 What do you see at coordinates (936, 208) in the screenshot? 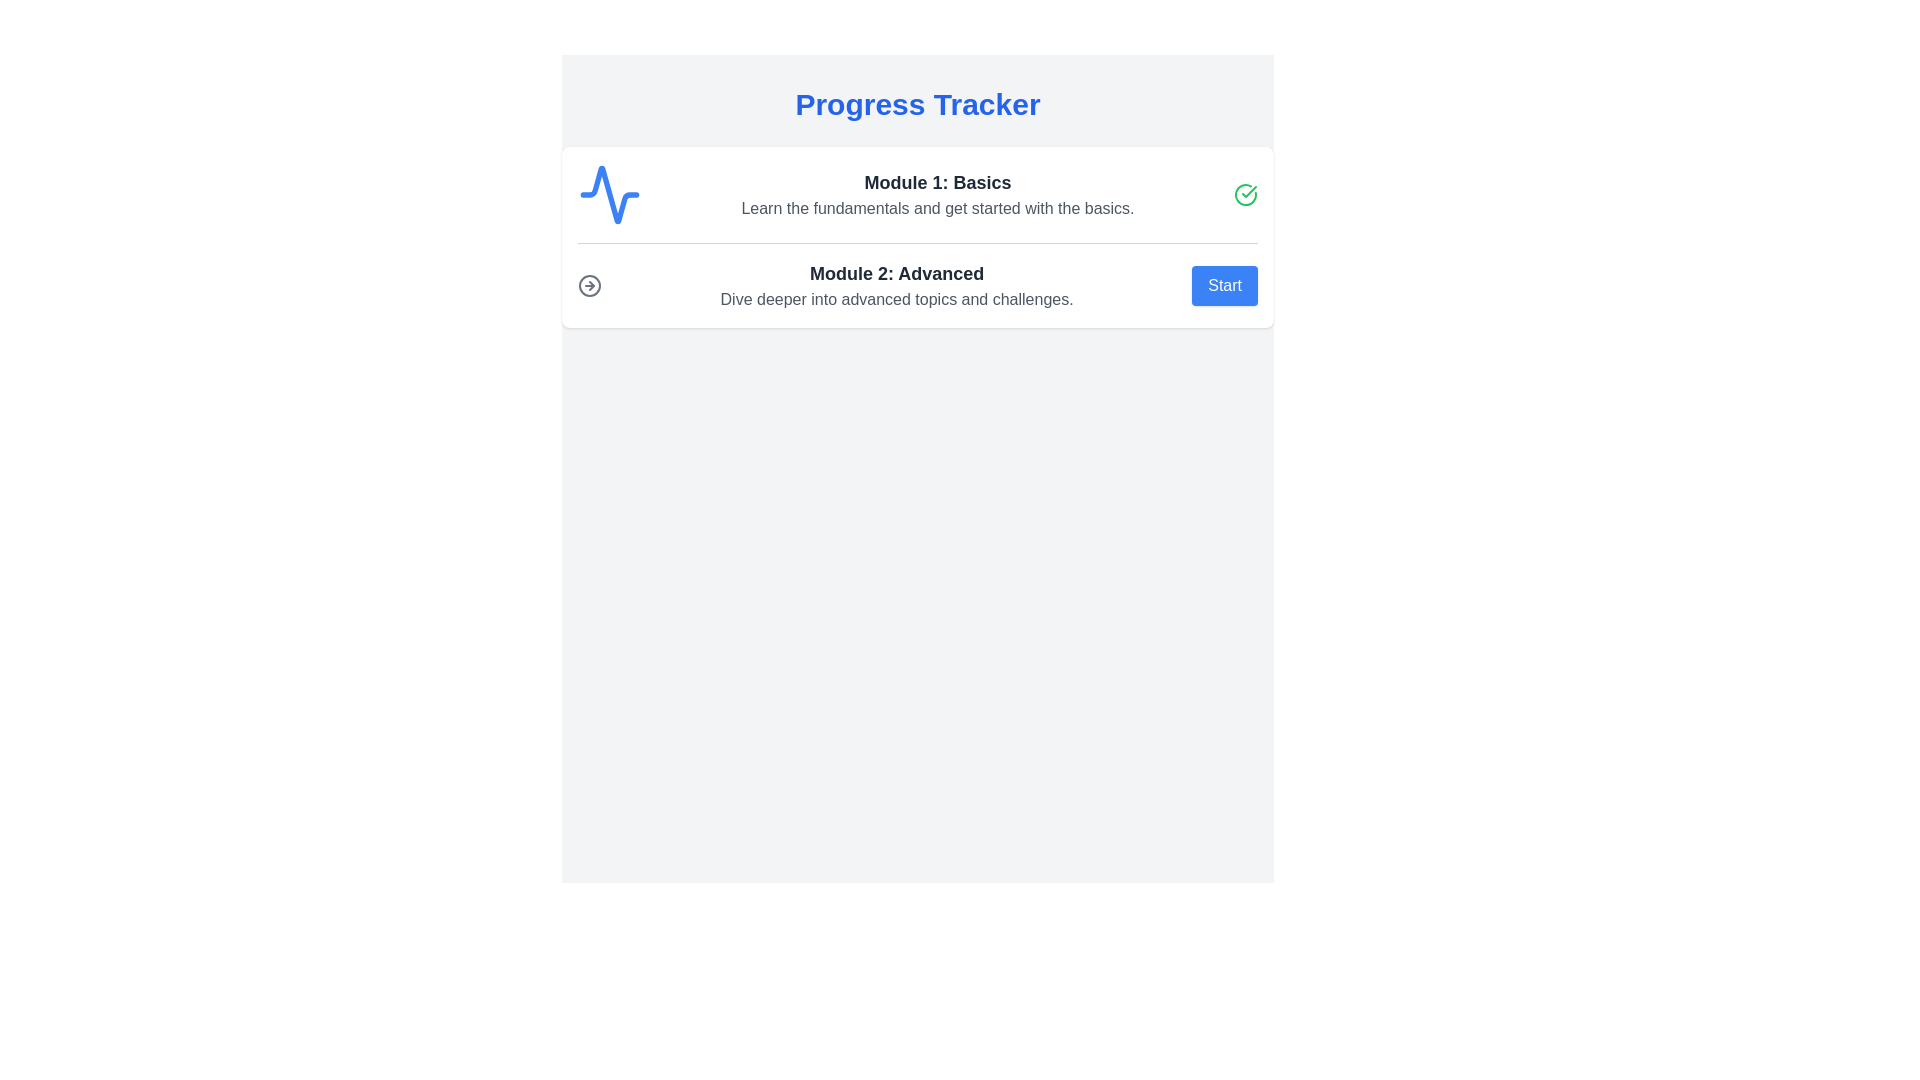
I see `text located directly below the 'Module 1: Basics' title in the module's section, providing context about the module's purpose` at bounding box center [936, 208].